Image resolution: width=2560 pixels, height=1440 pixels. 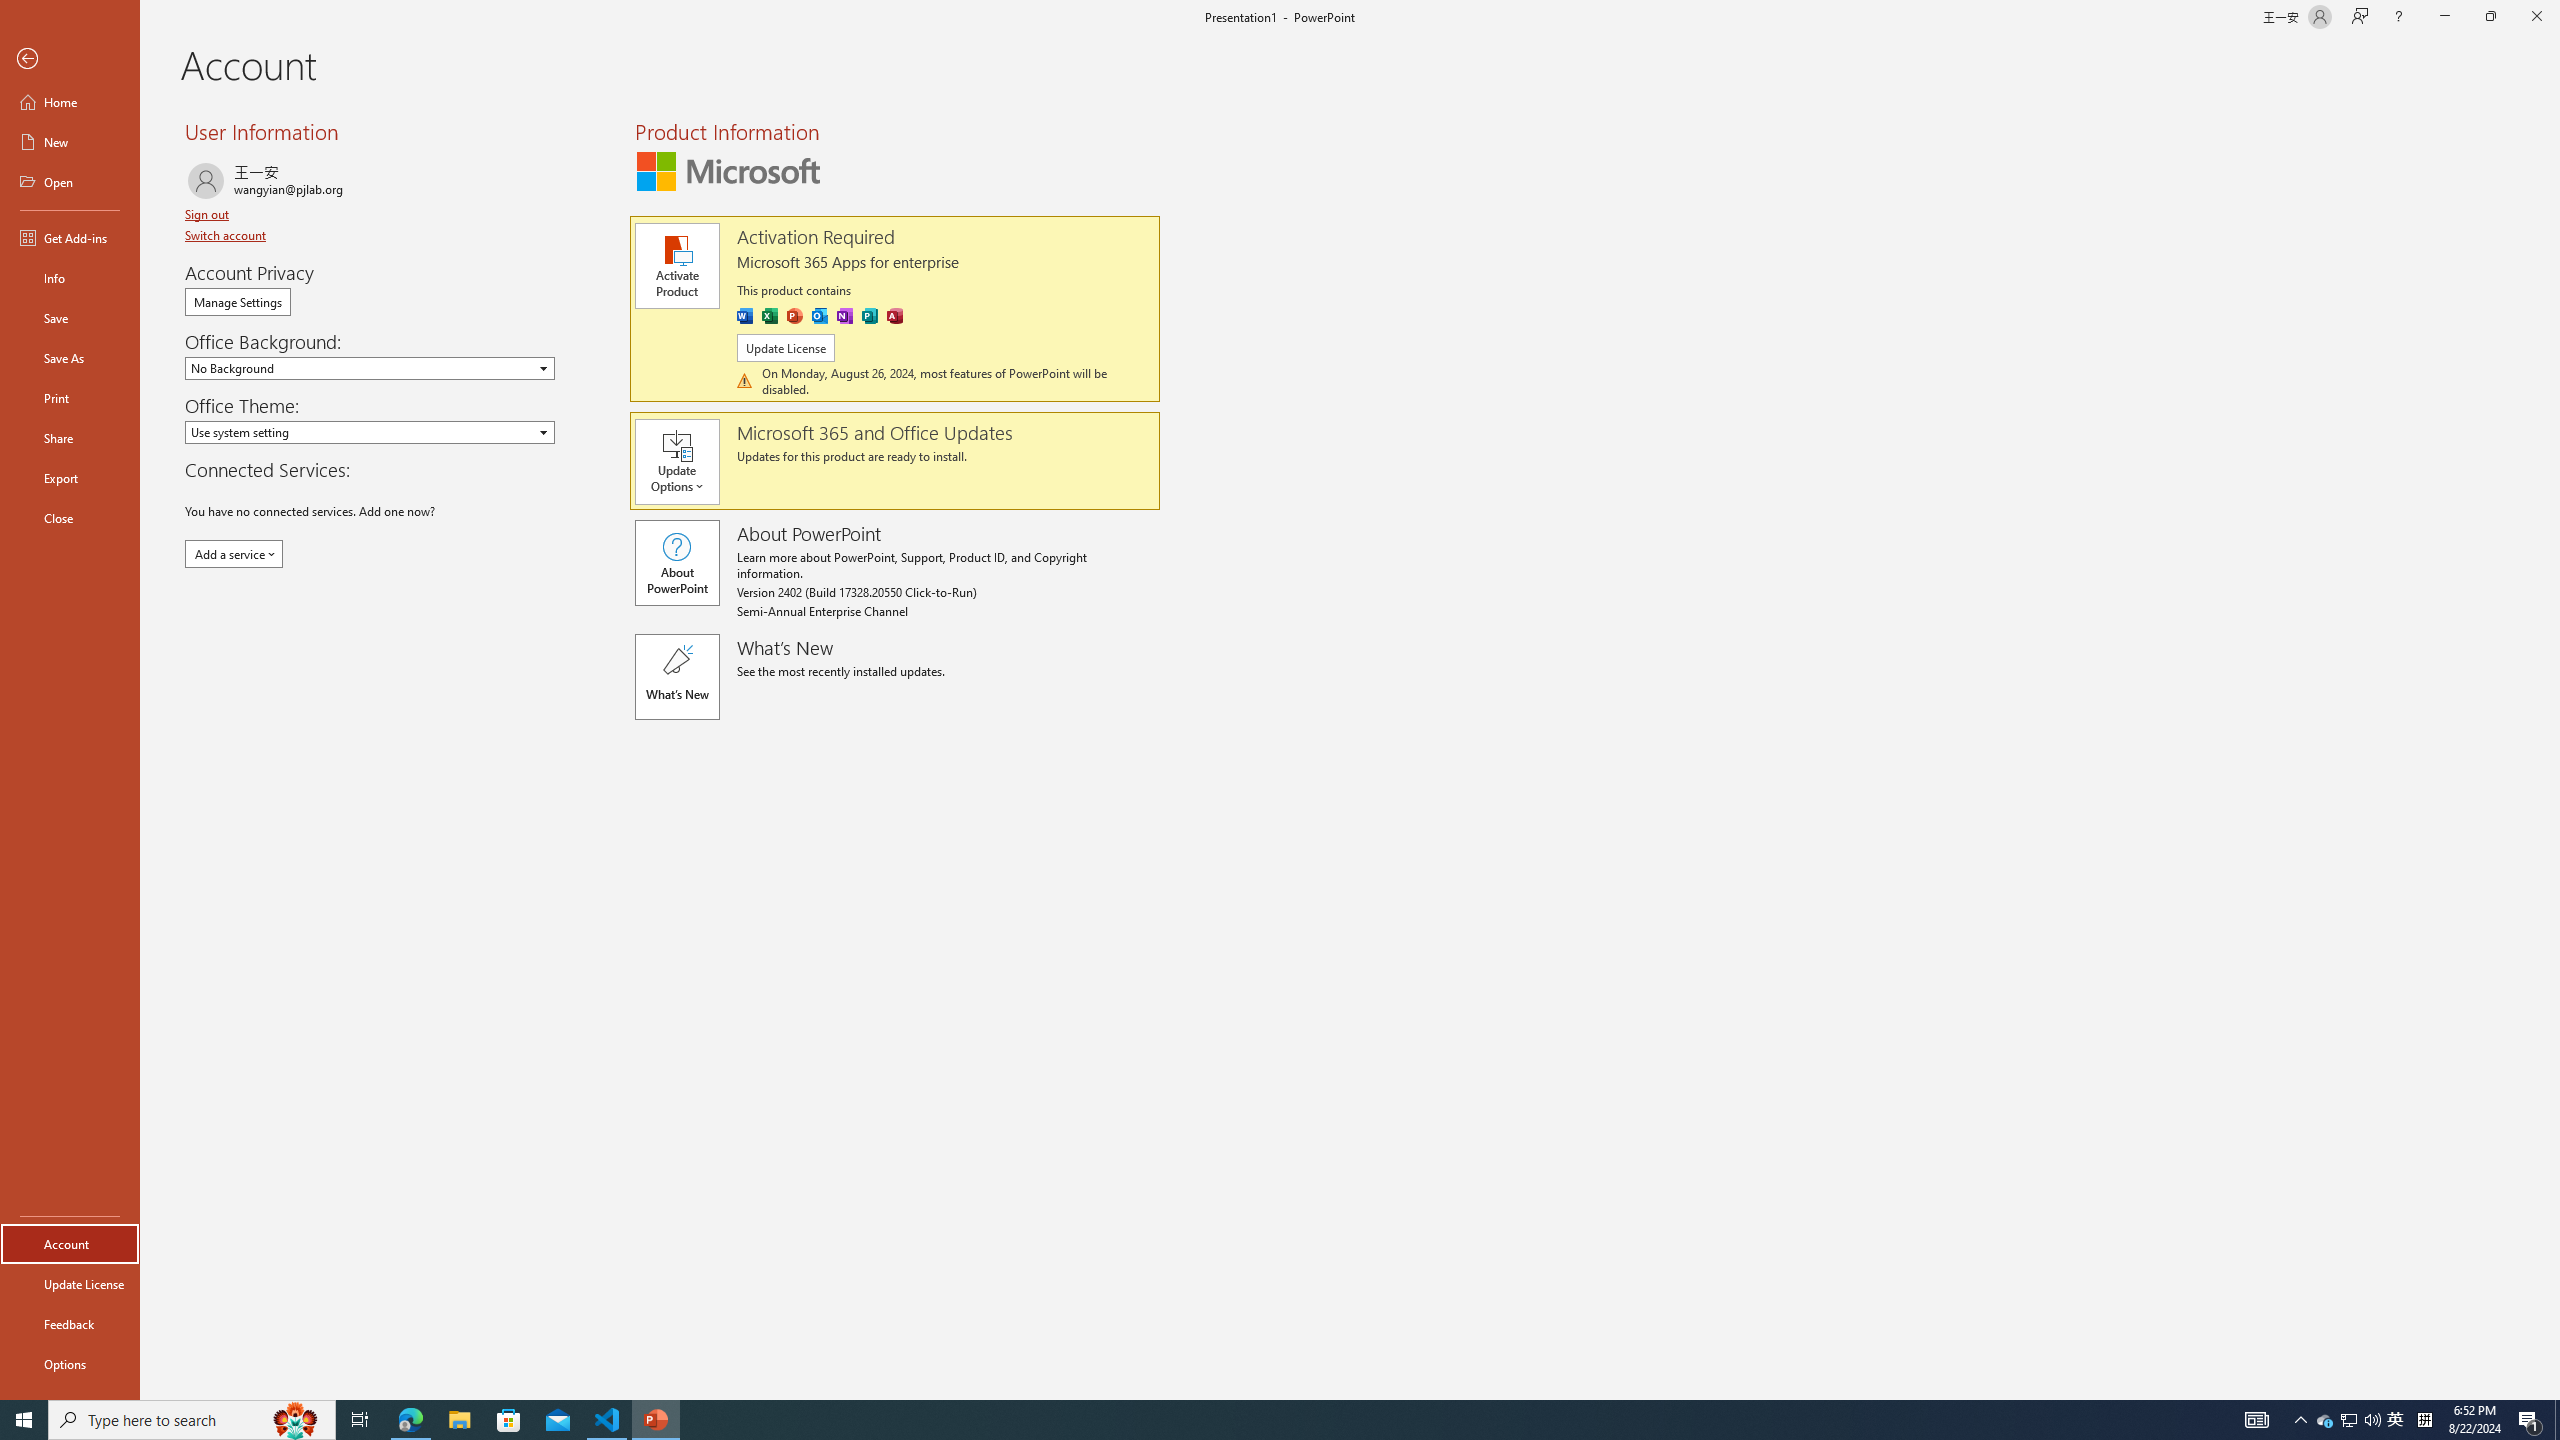 I want to click on 'Switch account', so click(x=225, y=234).